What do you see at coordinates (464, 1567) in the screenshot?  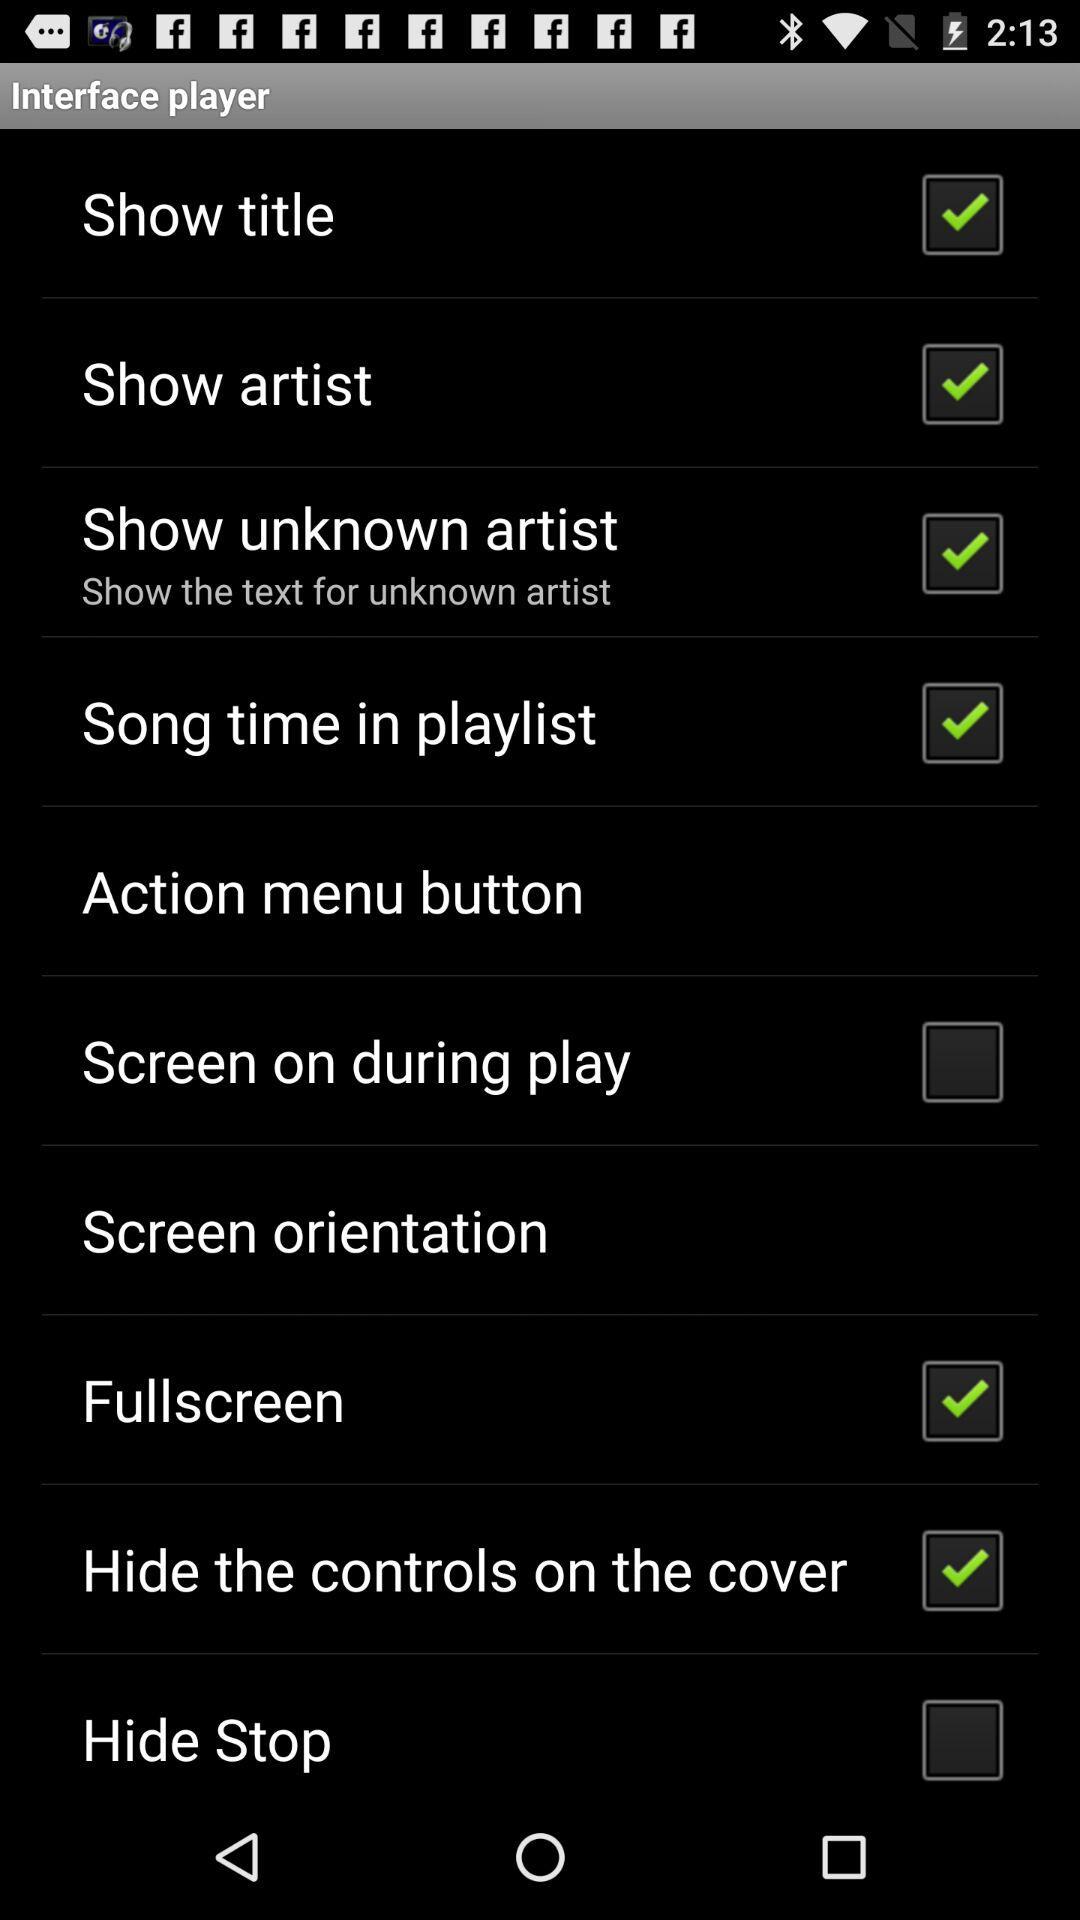 I see `the hide the controls app` at bounding box center [464, 1567].